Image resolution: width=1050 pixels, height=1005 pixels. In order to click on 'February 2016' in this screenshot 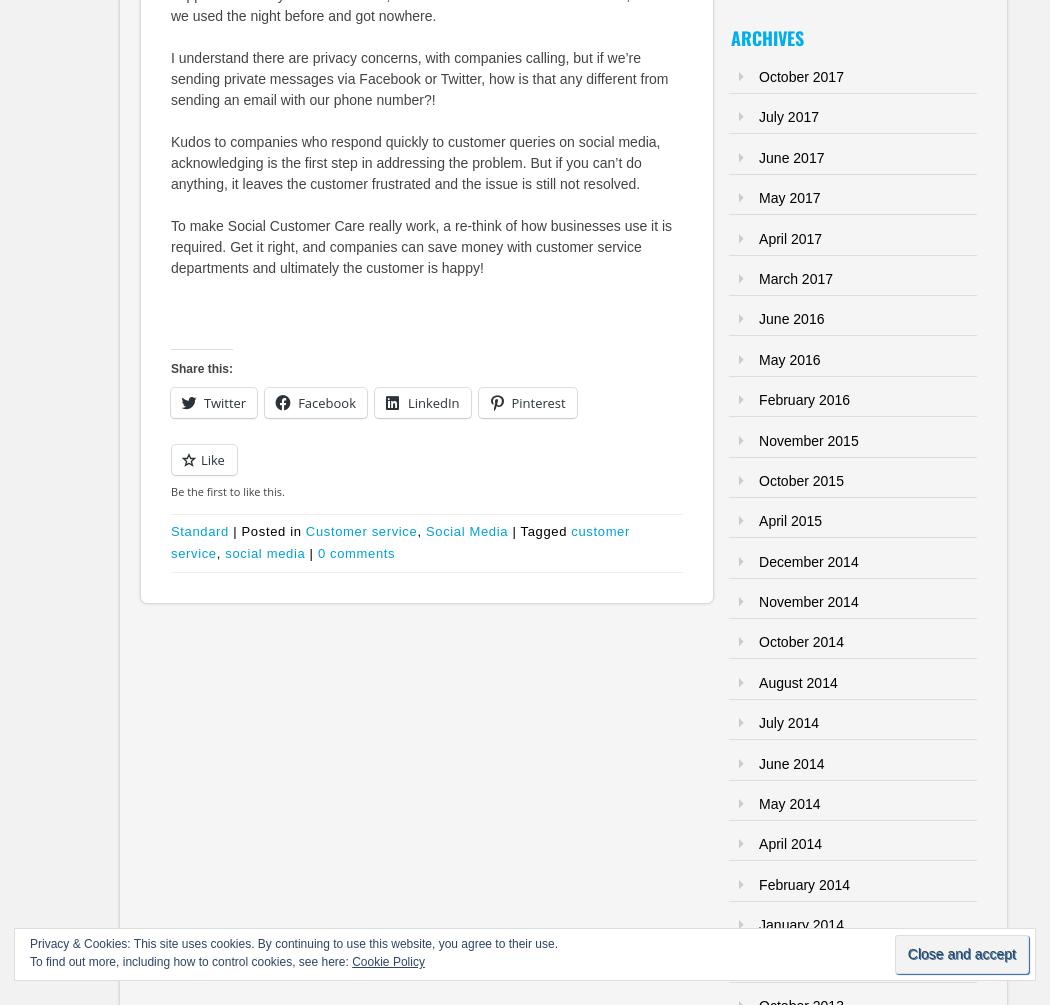, I will do `click(803, 399)`.